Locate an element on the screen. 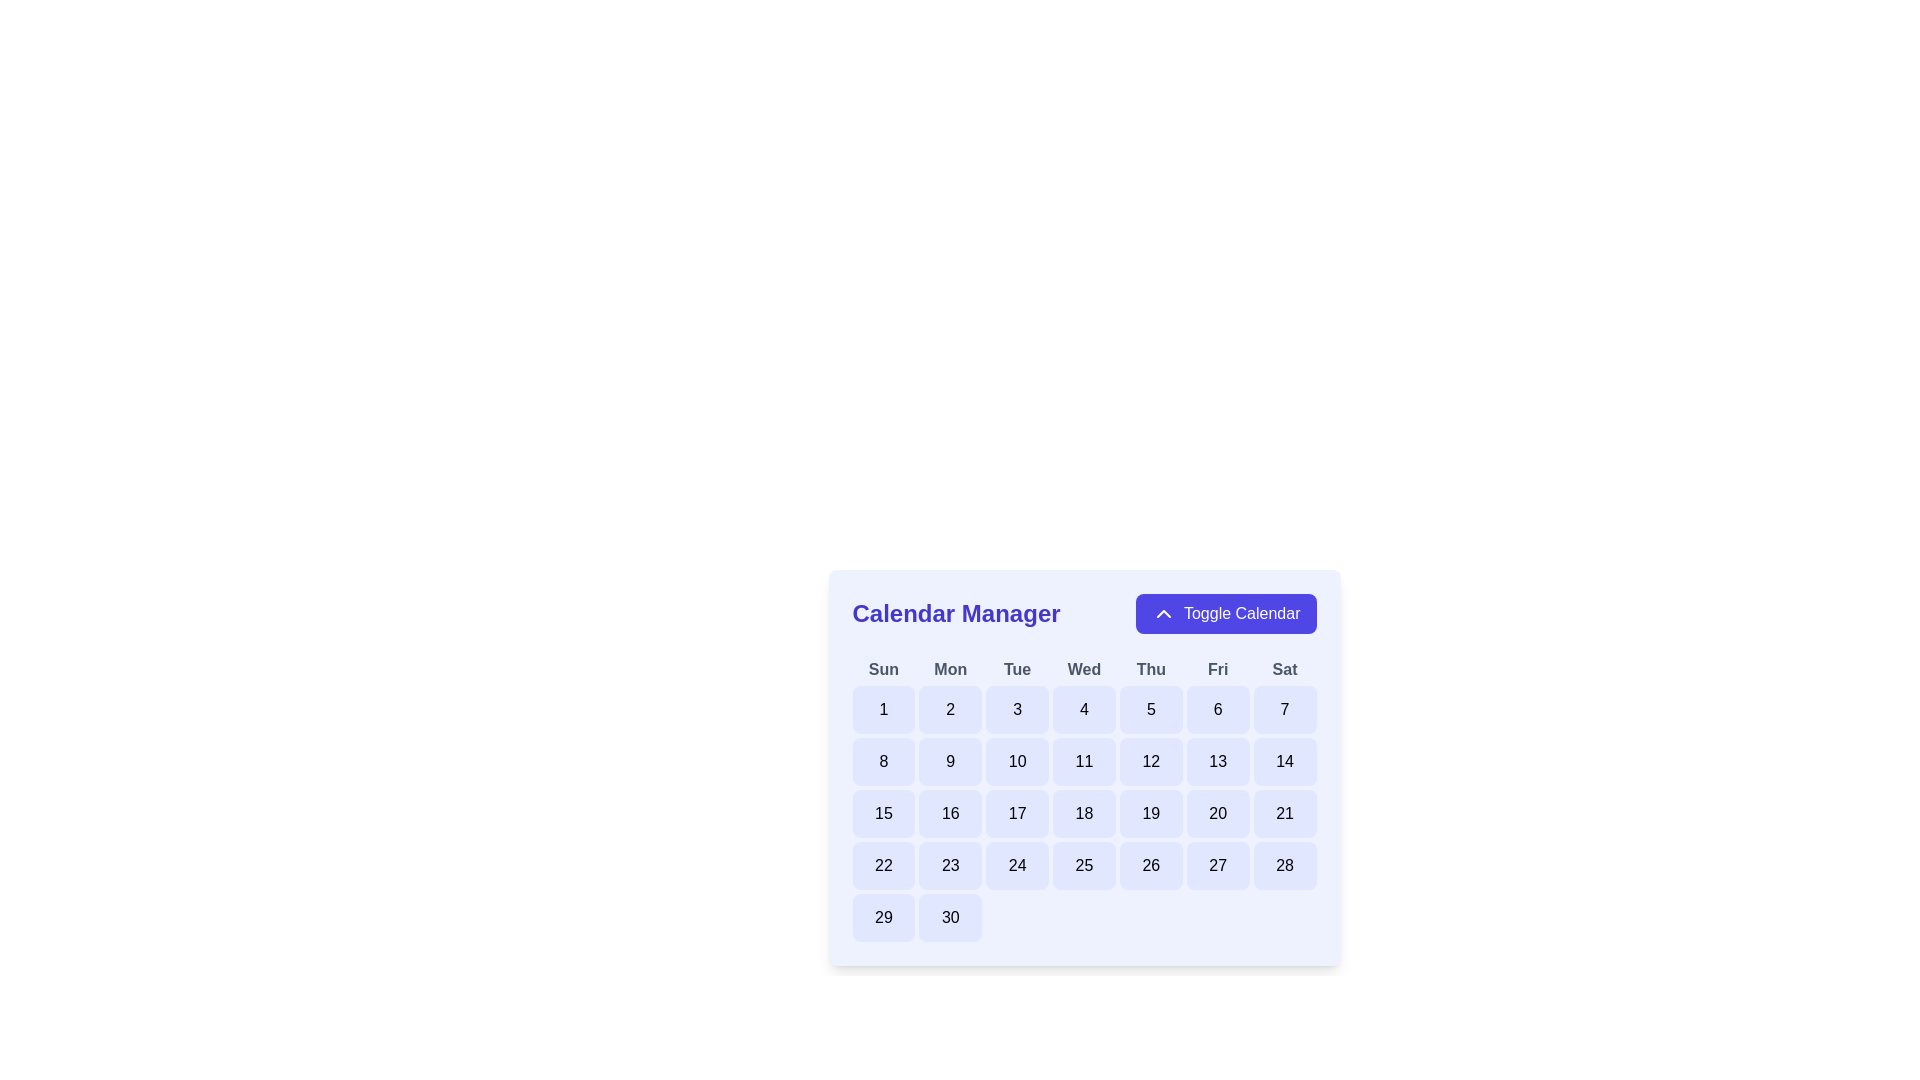 This screenshot has height=1080, width=1920. the Text label representing the abbreviation for Sunday in the week grid, located at the uppermost part of the calendar layout is located at coordinates (882, 670).